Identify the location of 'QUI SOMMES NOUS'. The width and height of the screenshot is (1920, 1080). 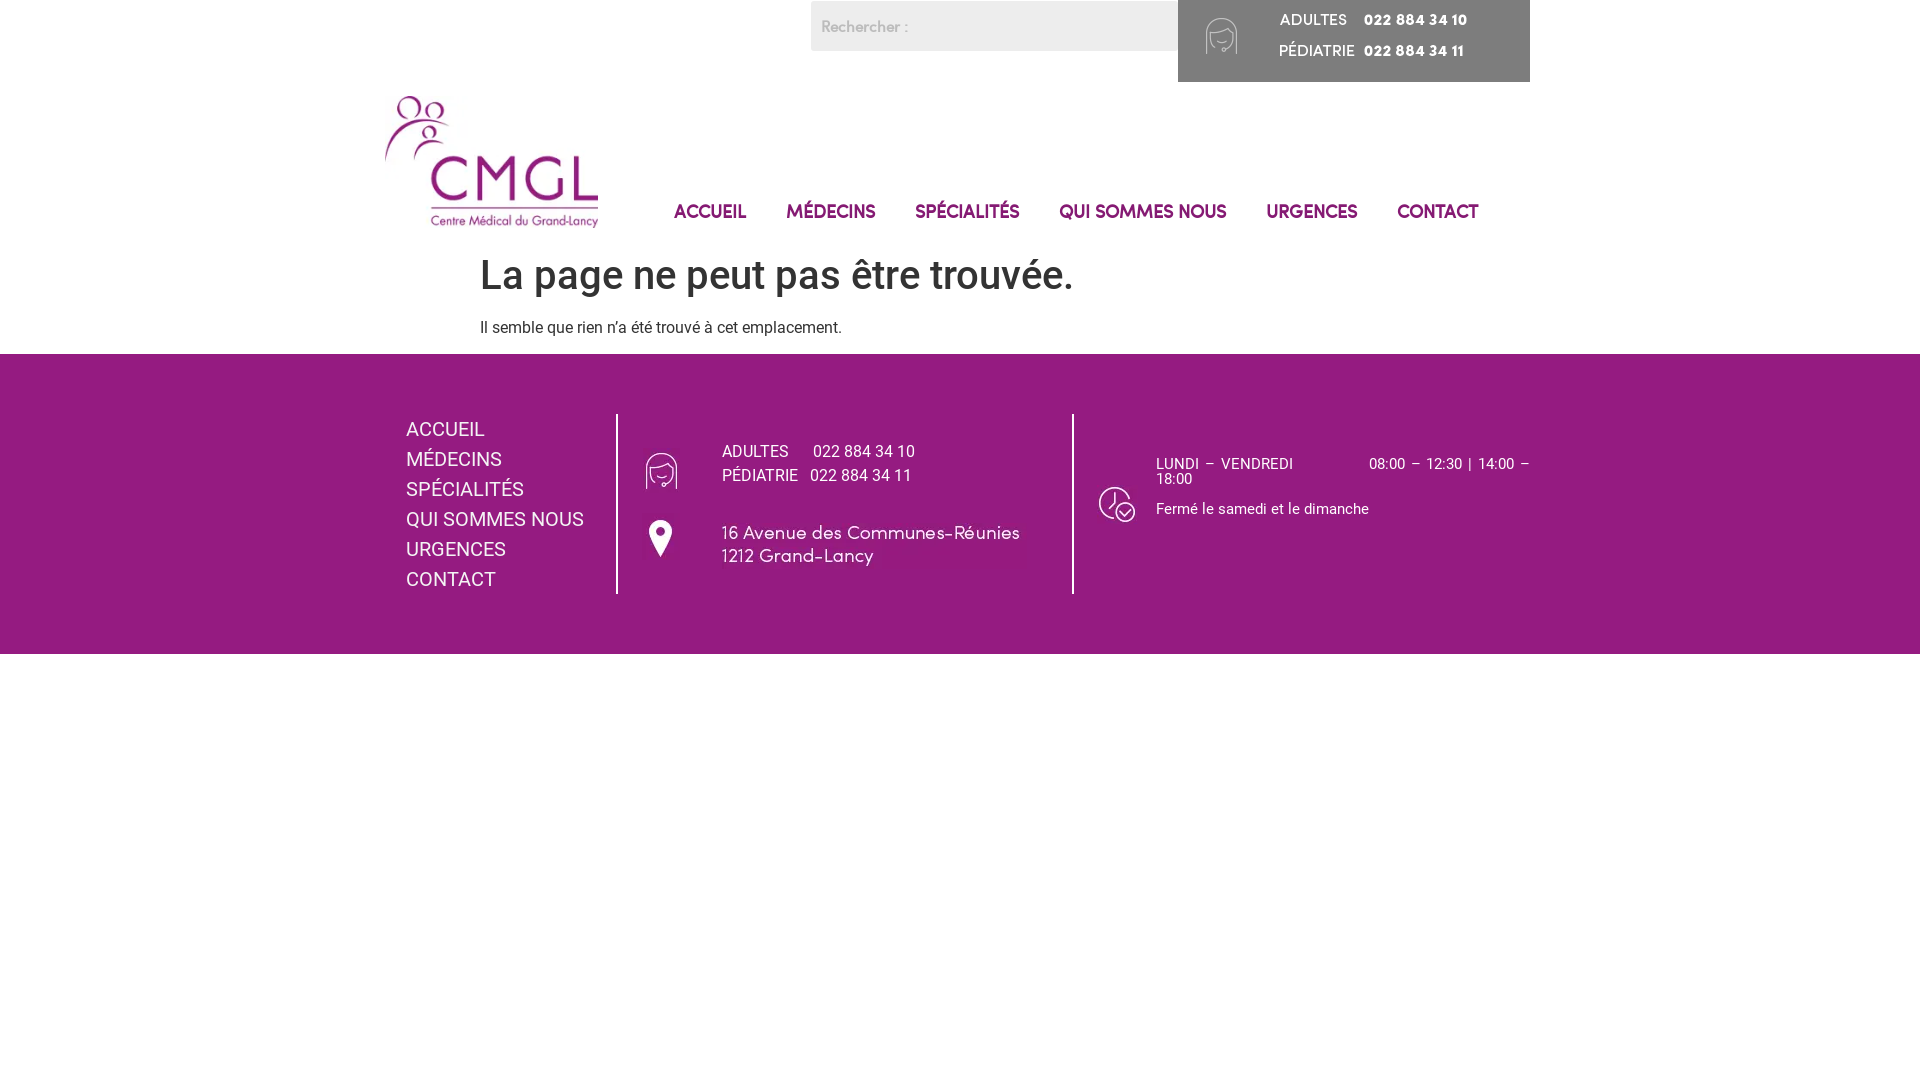
(1142, 211).